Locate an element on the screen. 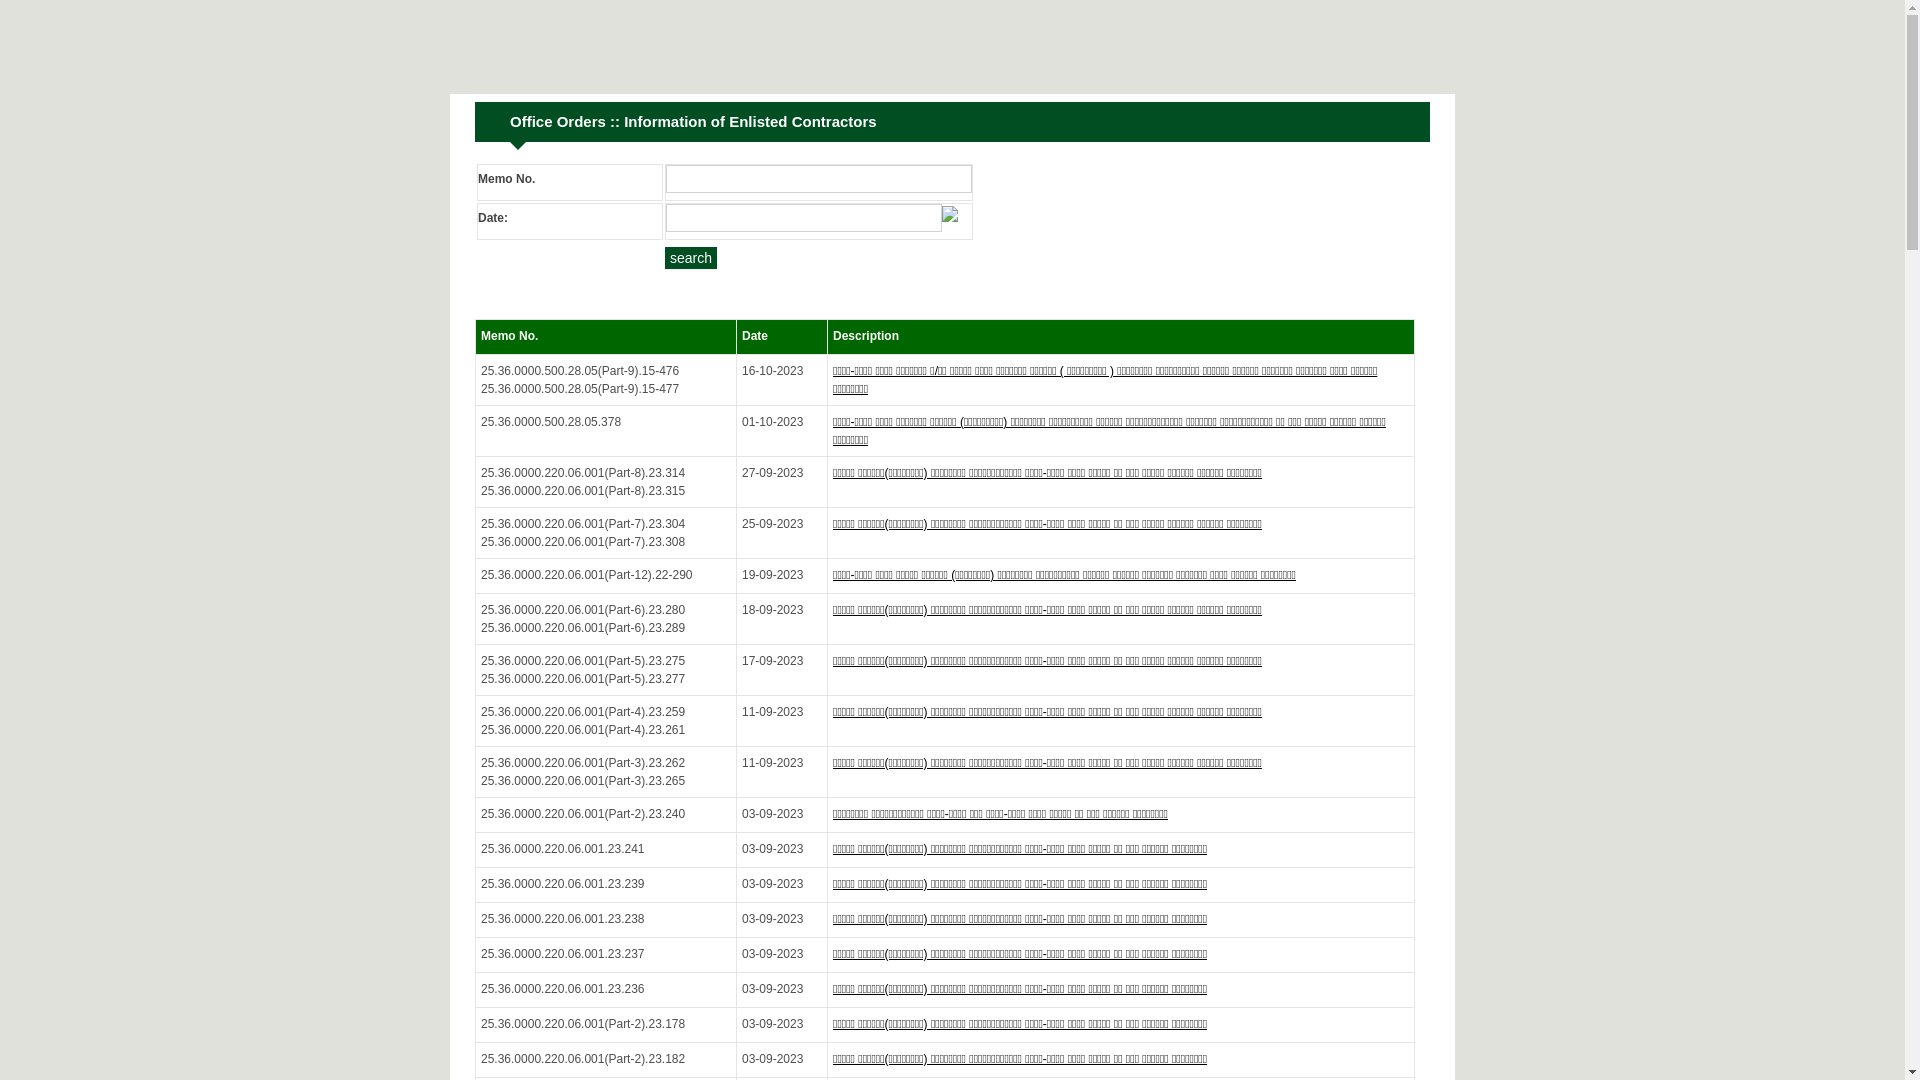 The width and height of the screenshot is (1920, 1080). 'search' is located at coordinates (691, 257).